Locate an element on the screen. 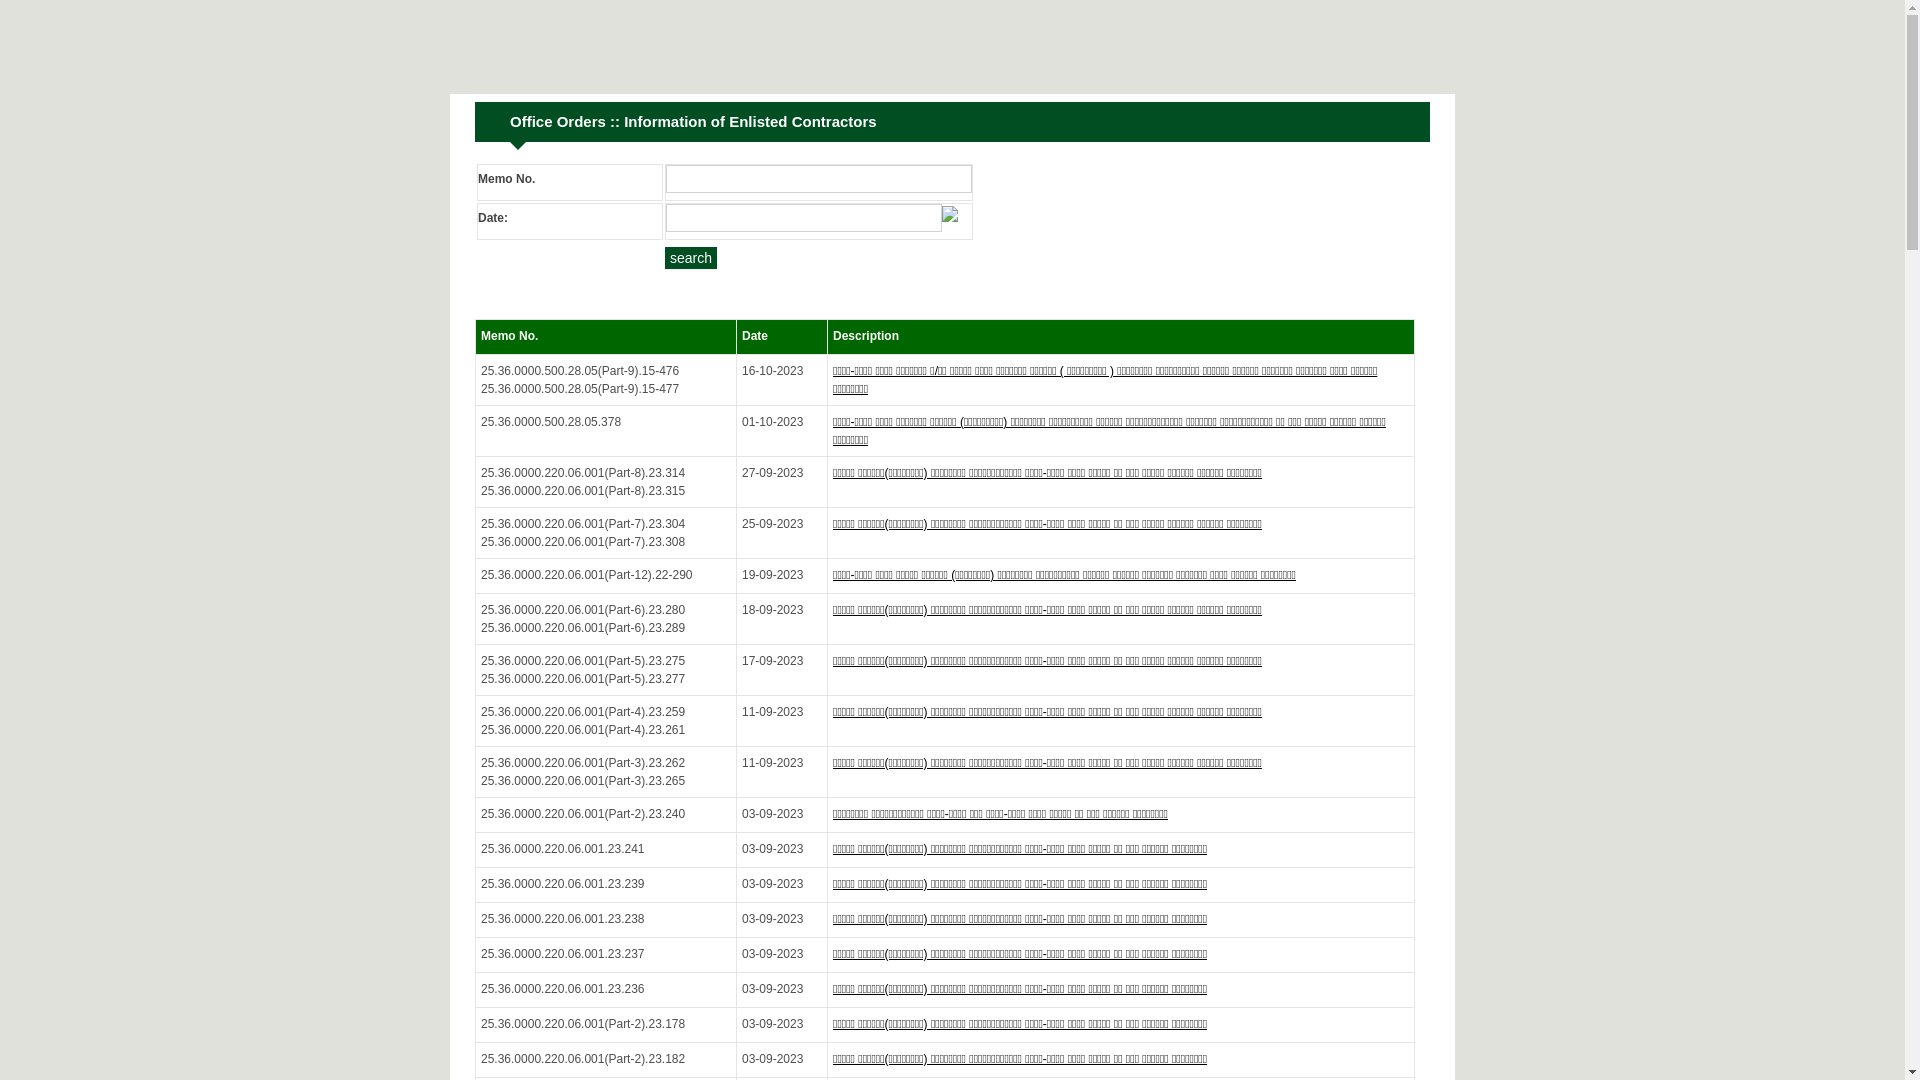 The width and height of the screenshot is (1920, 1080). 'search' is located at coordinates (691, 257).